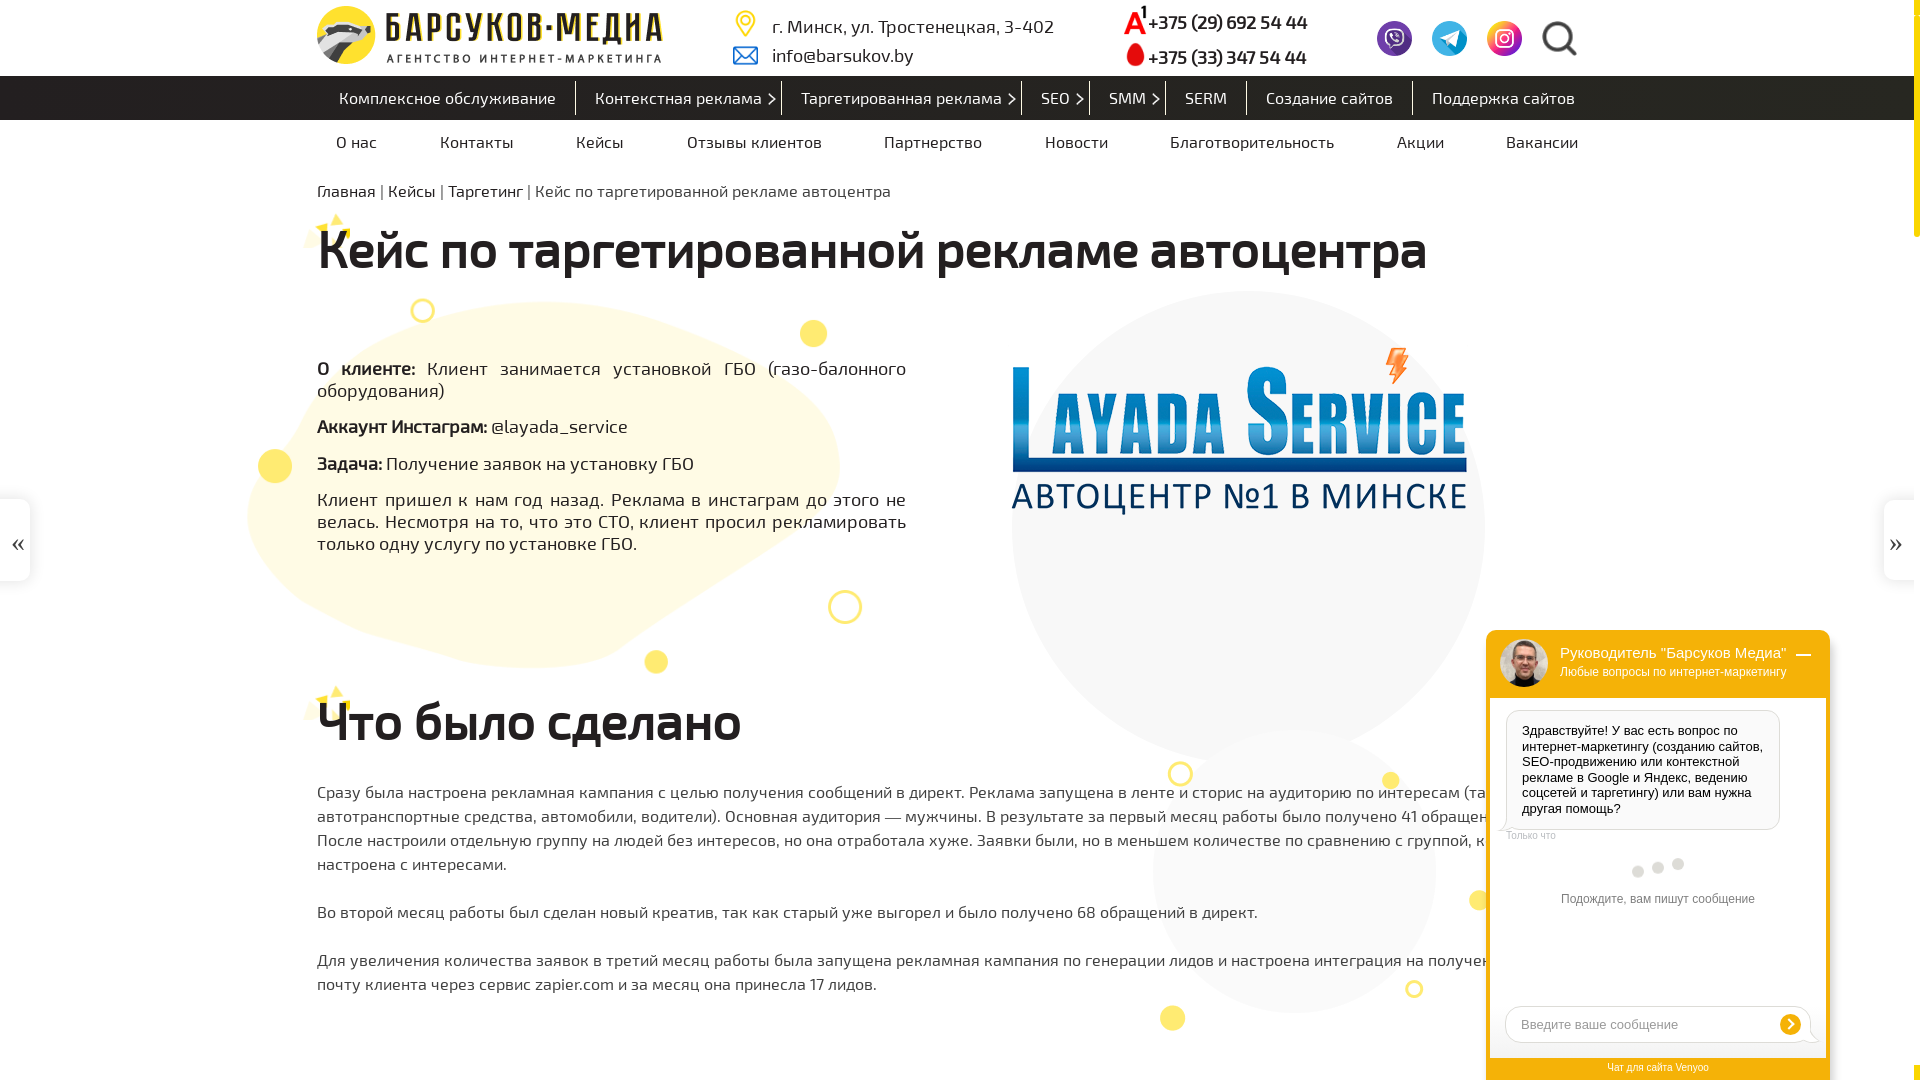 The width and height of the screenshot is (1920, 1080). What do you see at coordinates (1055, 97) in the screenshot?
I see `'SEO'` at bounding box center [1055, 97].